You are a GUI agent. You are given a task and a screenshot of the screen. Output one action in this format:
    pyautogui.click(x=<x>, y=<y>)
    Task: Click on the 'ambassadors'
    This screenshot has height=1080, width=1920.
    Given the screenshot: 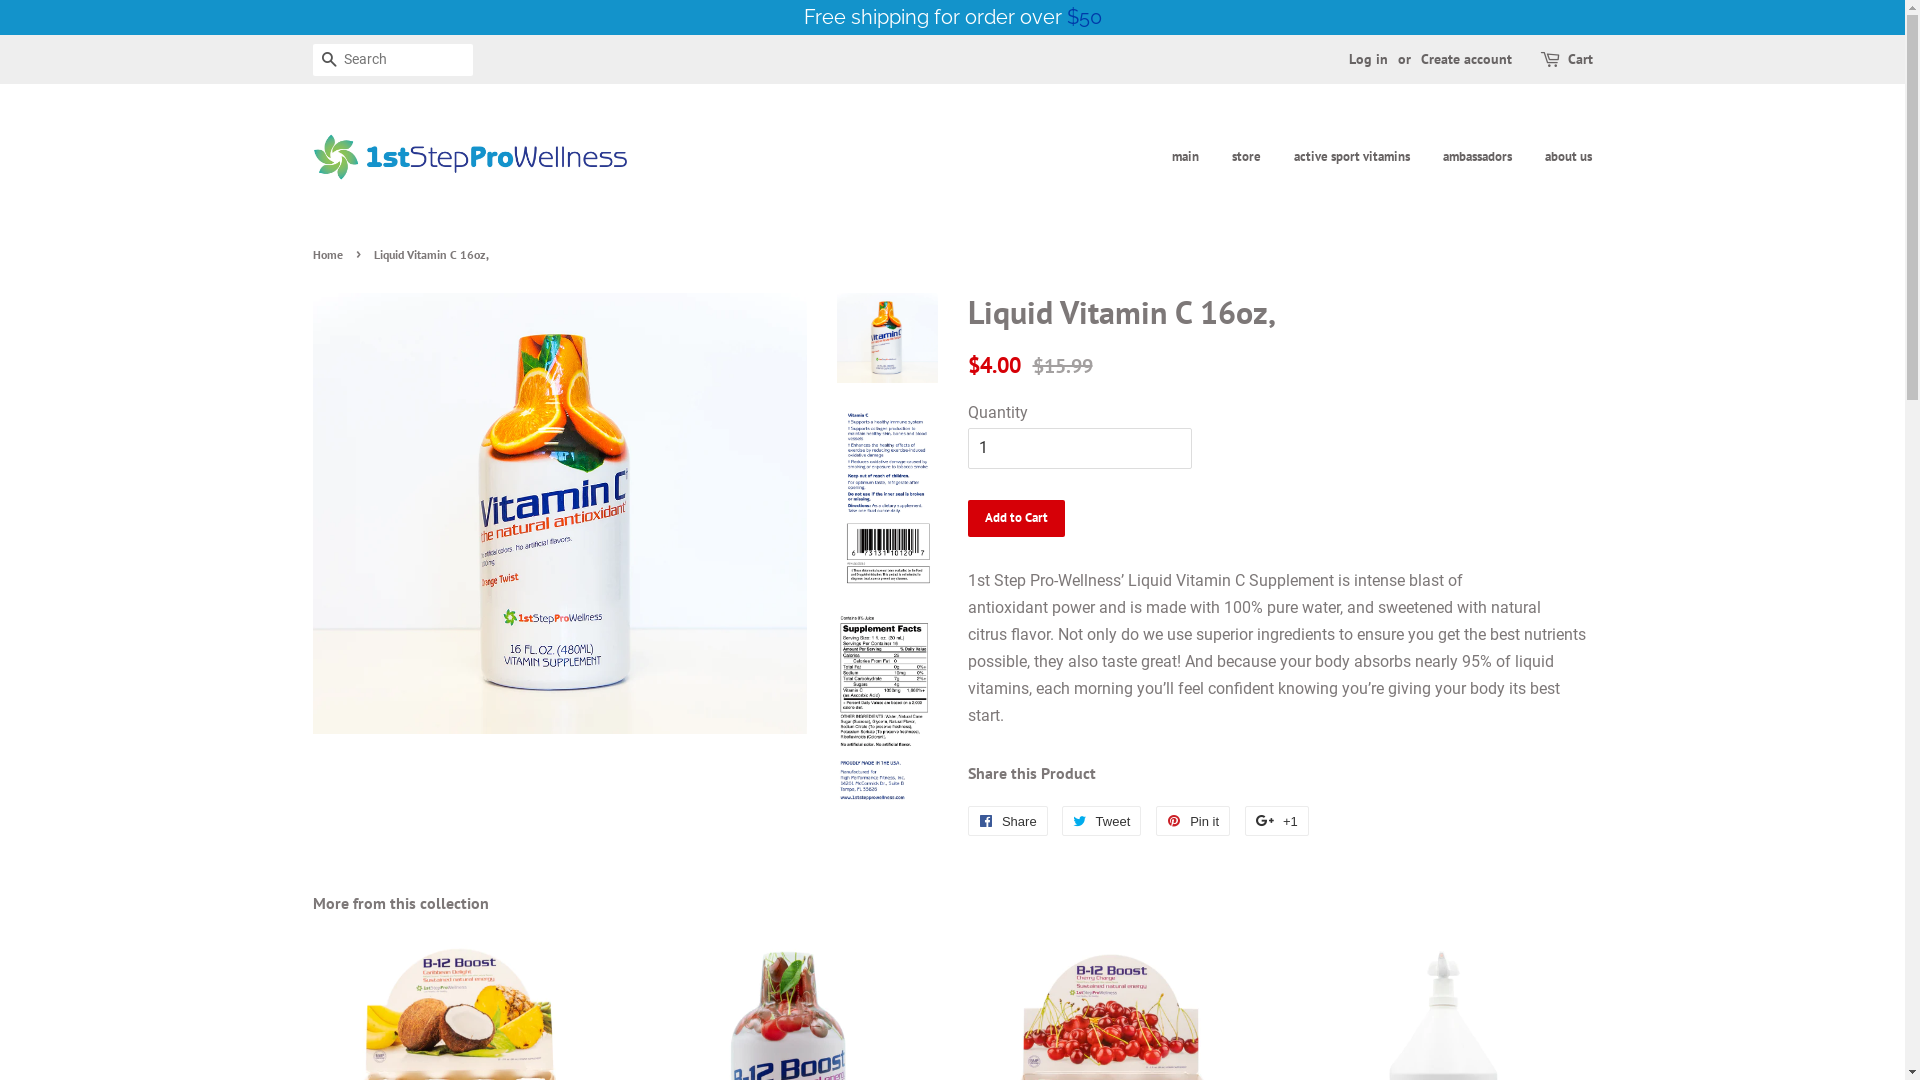 What is the action you would take?
    pyautogui.click(x=1477, y=156)
    